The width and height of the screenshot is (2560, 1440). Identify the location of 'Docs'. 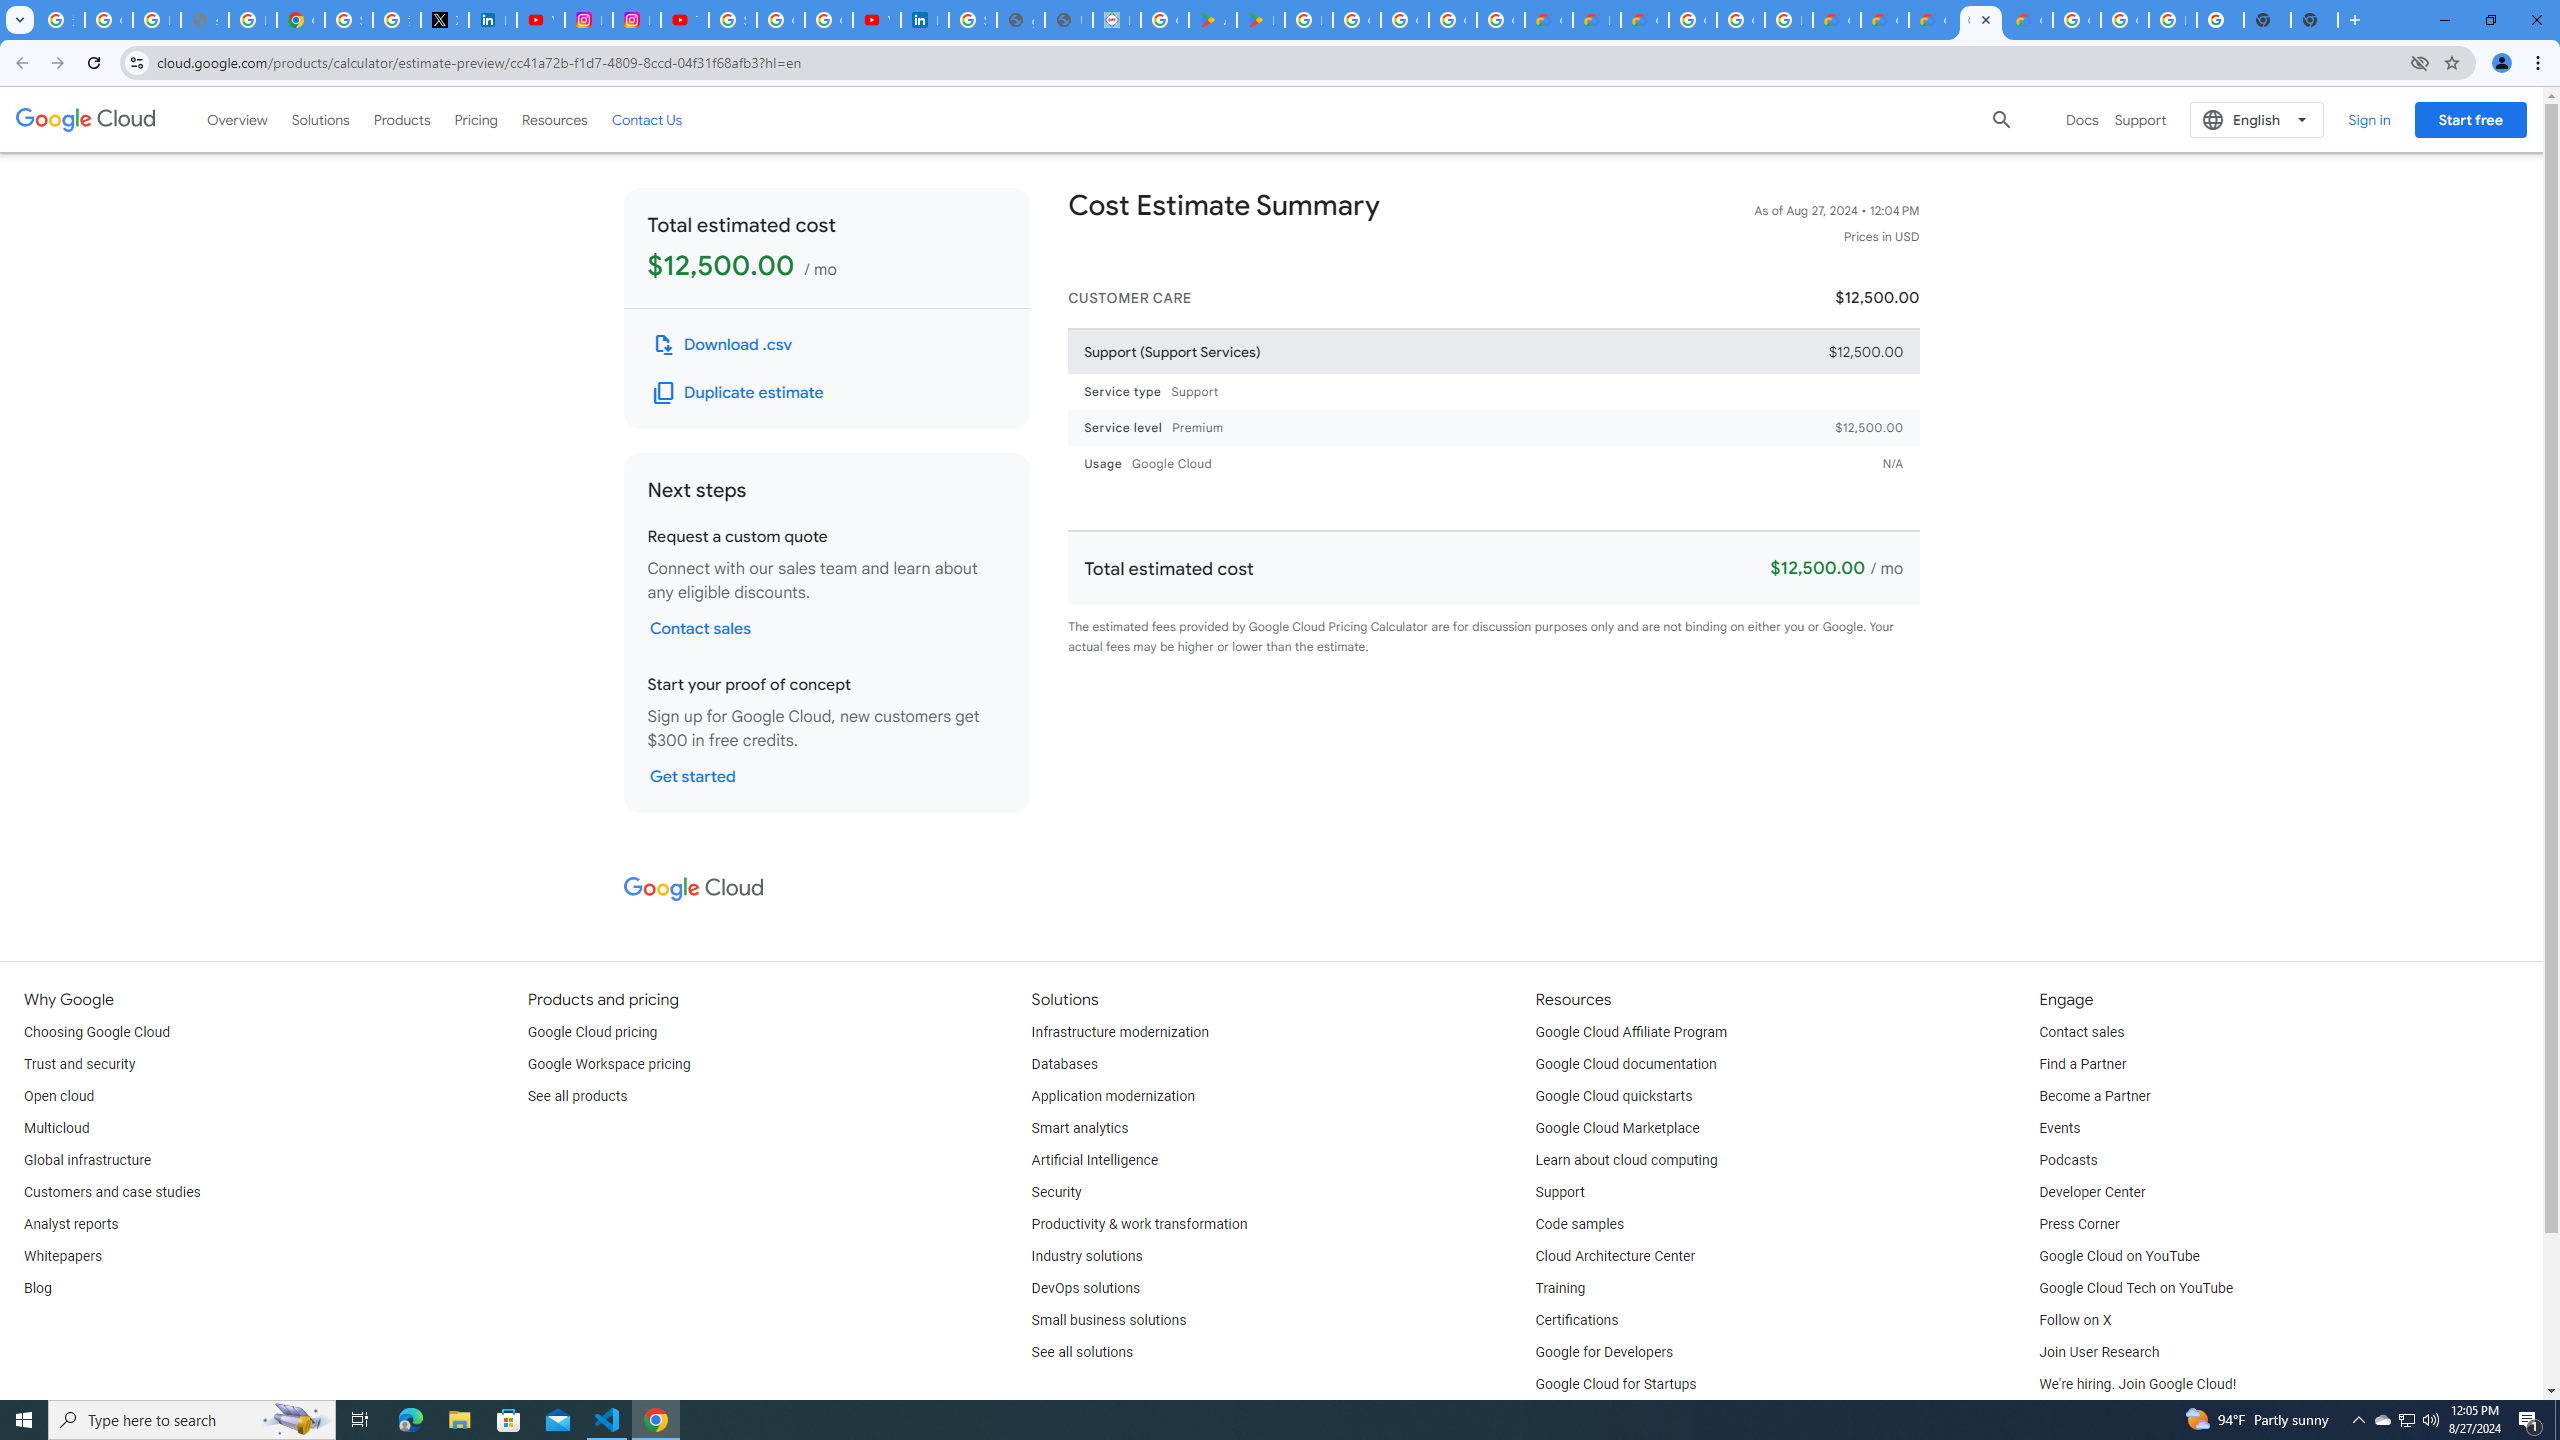
(2082, 118).